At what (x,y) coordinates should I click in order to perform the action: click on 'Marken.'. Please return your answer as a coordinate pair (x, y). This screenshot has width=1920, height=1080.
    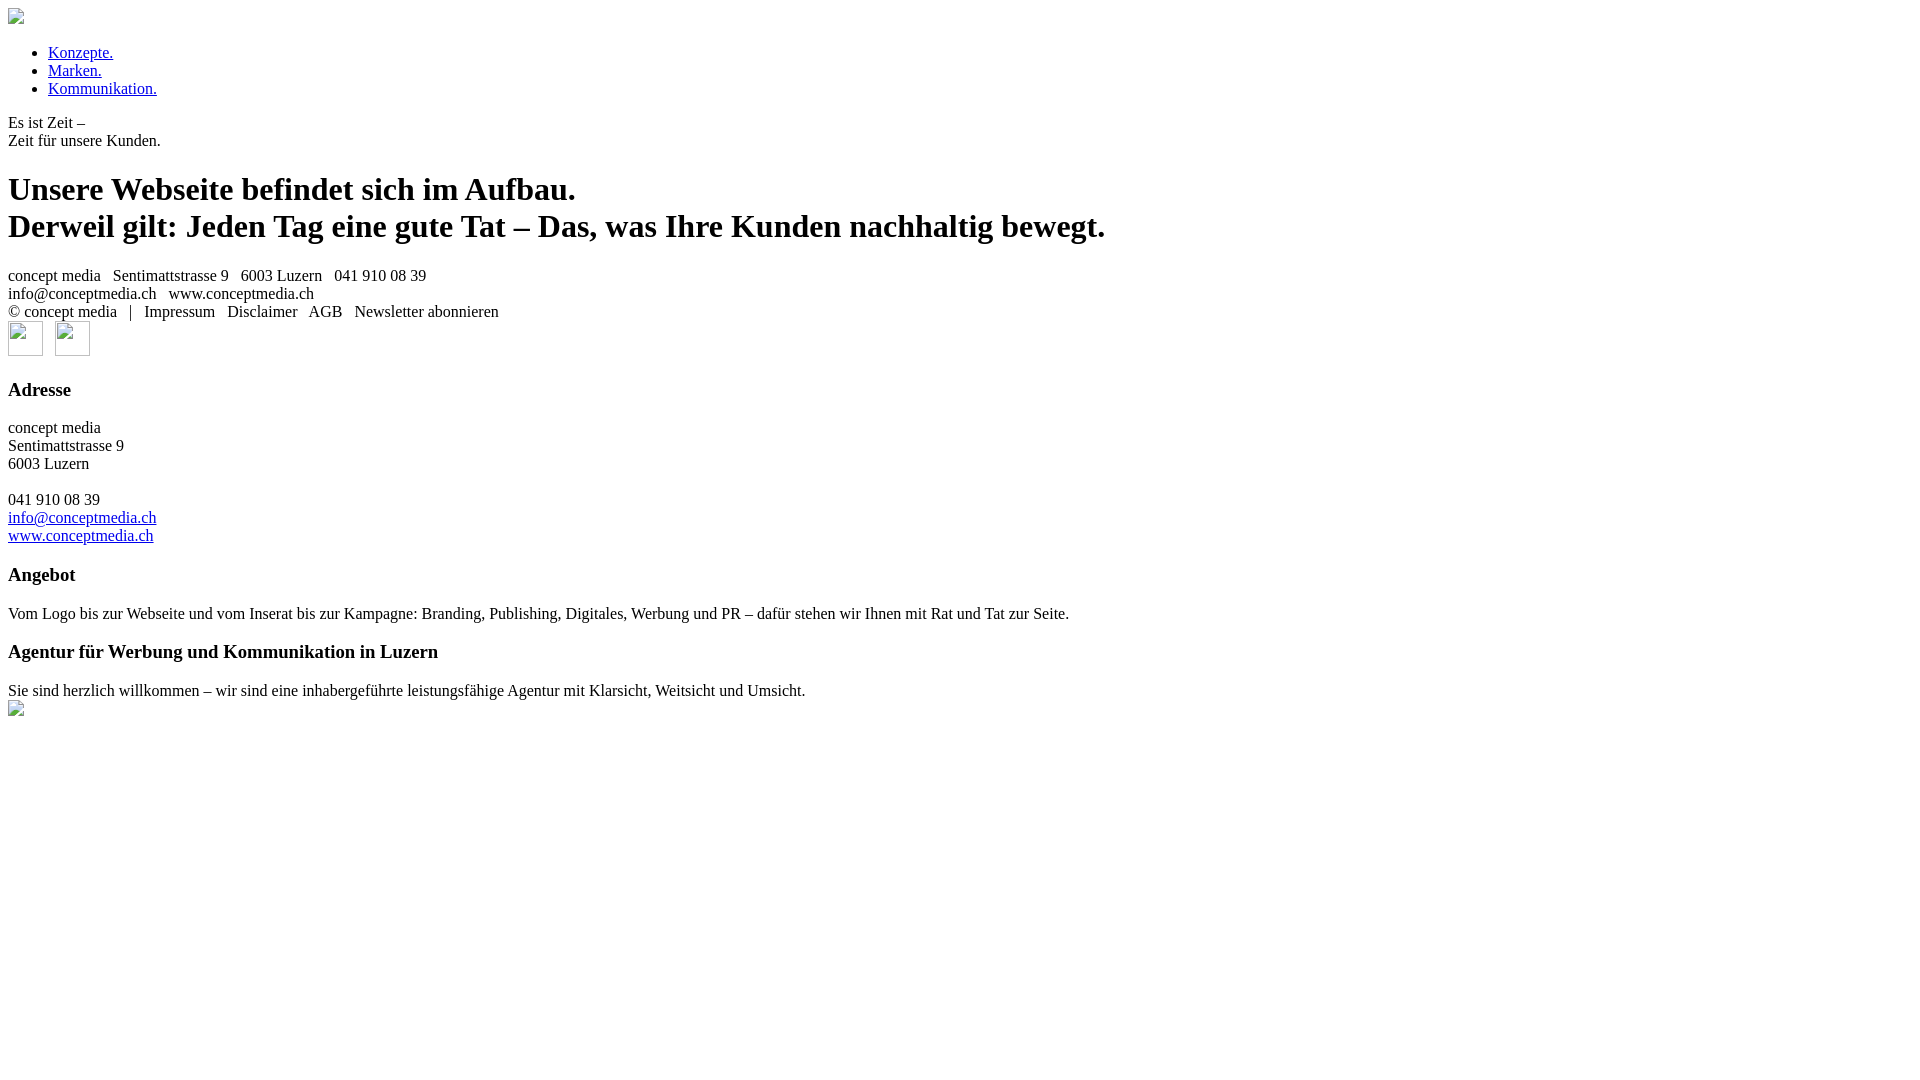
    Looking at the image, I should click on (75, 69).